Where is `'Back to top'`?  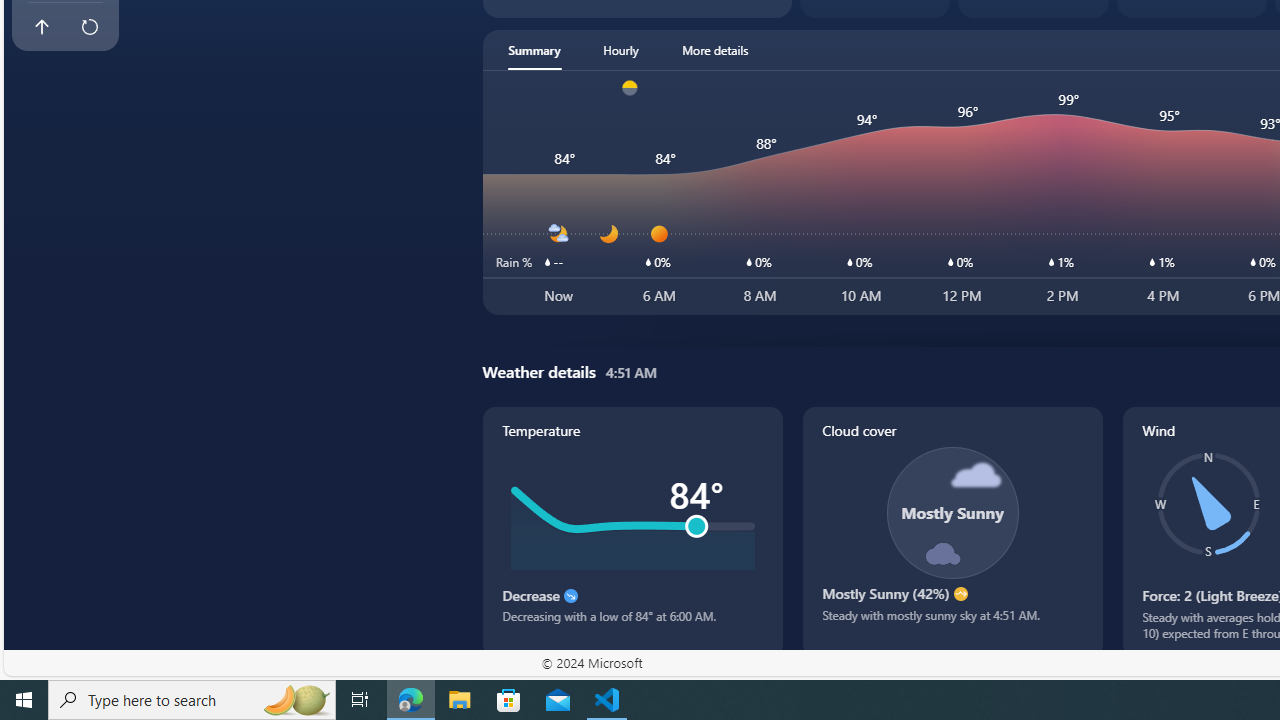
'Back to top' is located at coordinates (41, 27).